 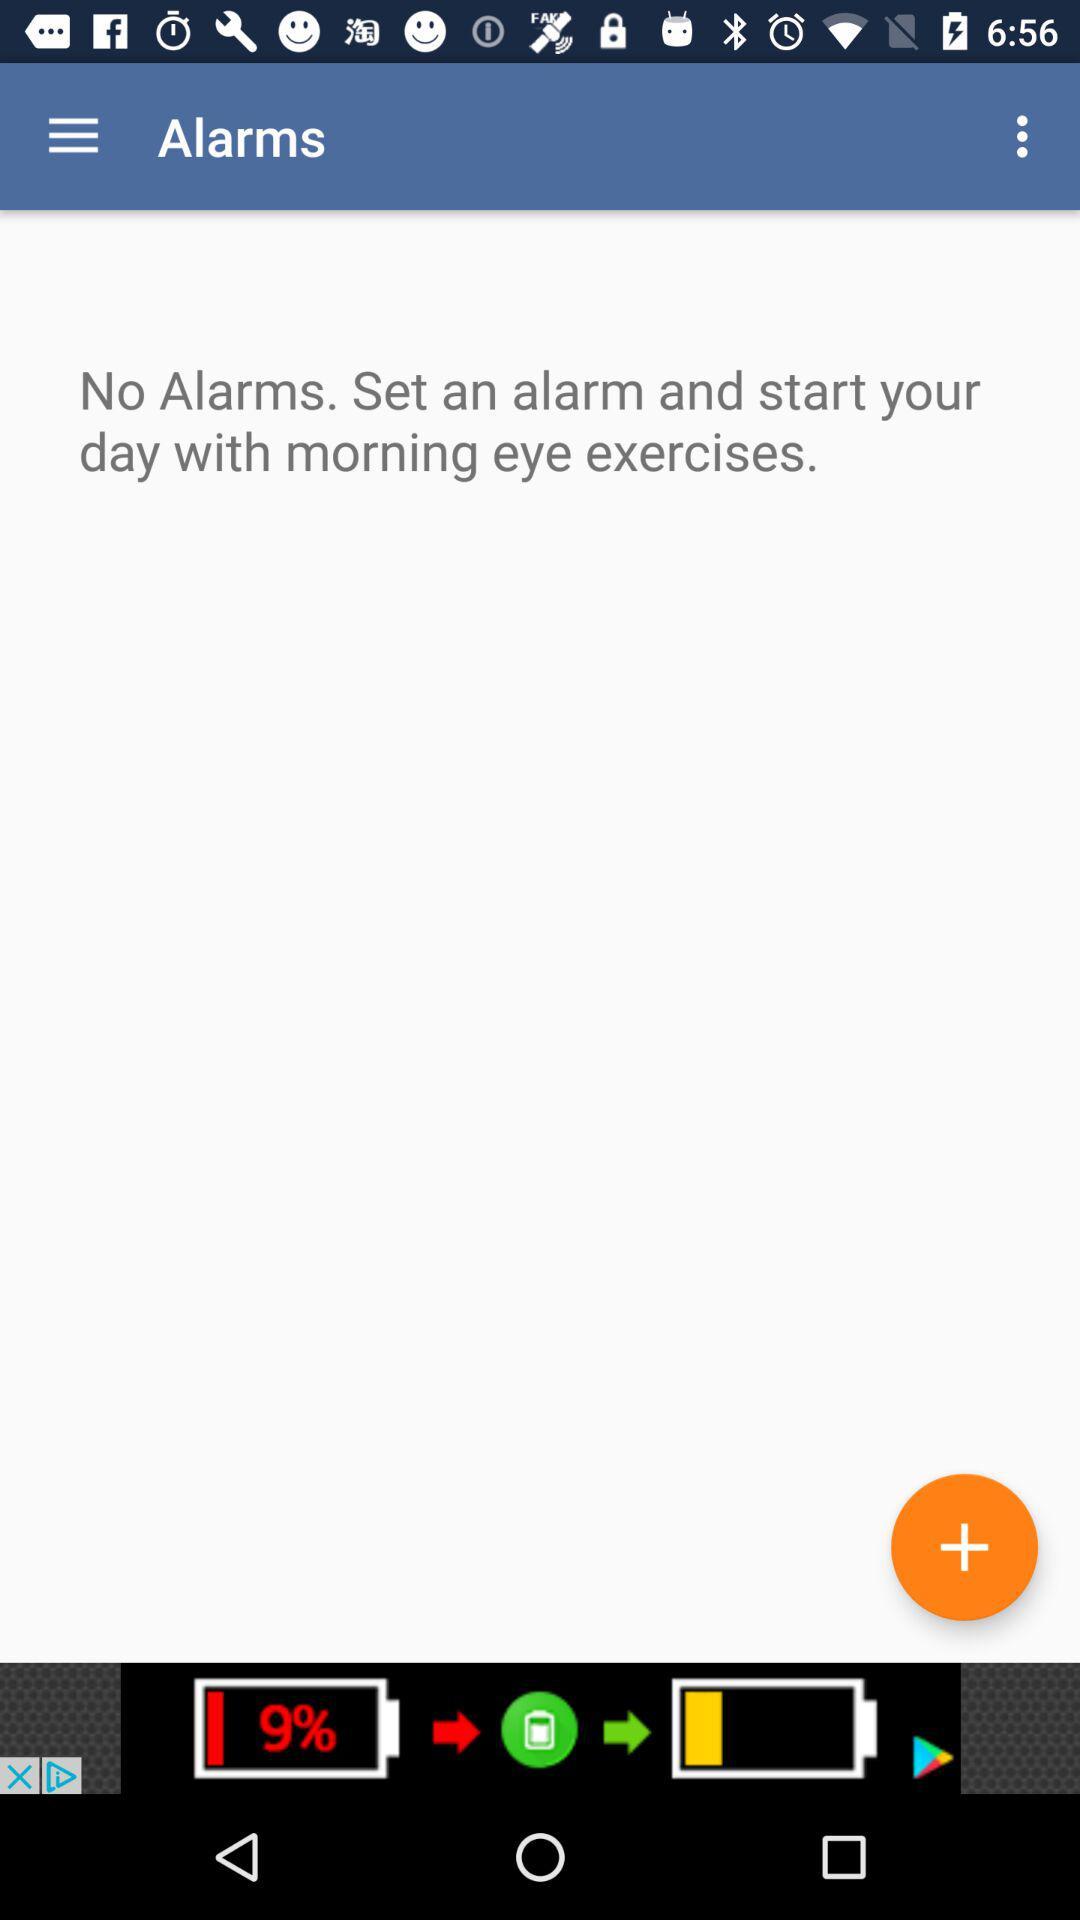 What do you see at coordinates (963, 1546) in the screenshot?
I see `the add icon` at bounding box center [963, 1546].